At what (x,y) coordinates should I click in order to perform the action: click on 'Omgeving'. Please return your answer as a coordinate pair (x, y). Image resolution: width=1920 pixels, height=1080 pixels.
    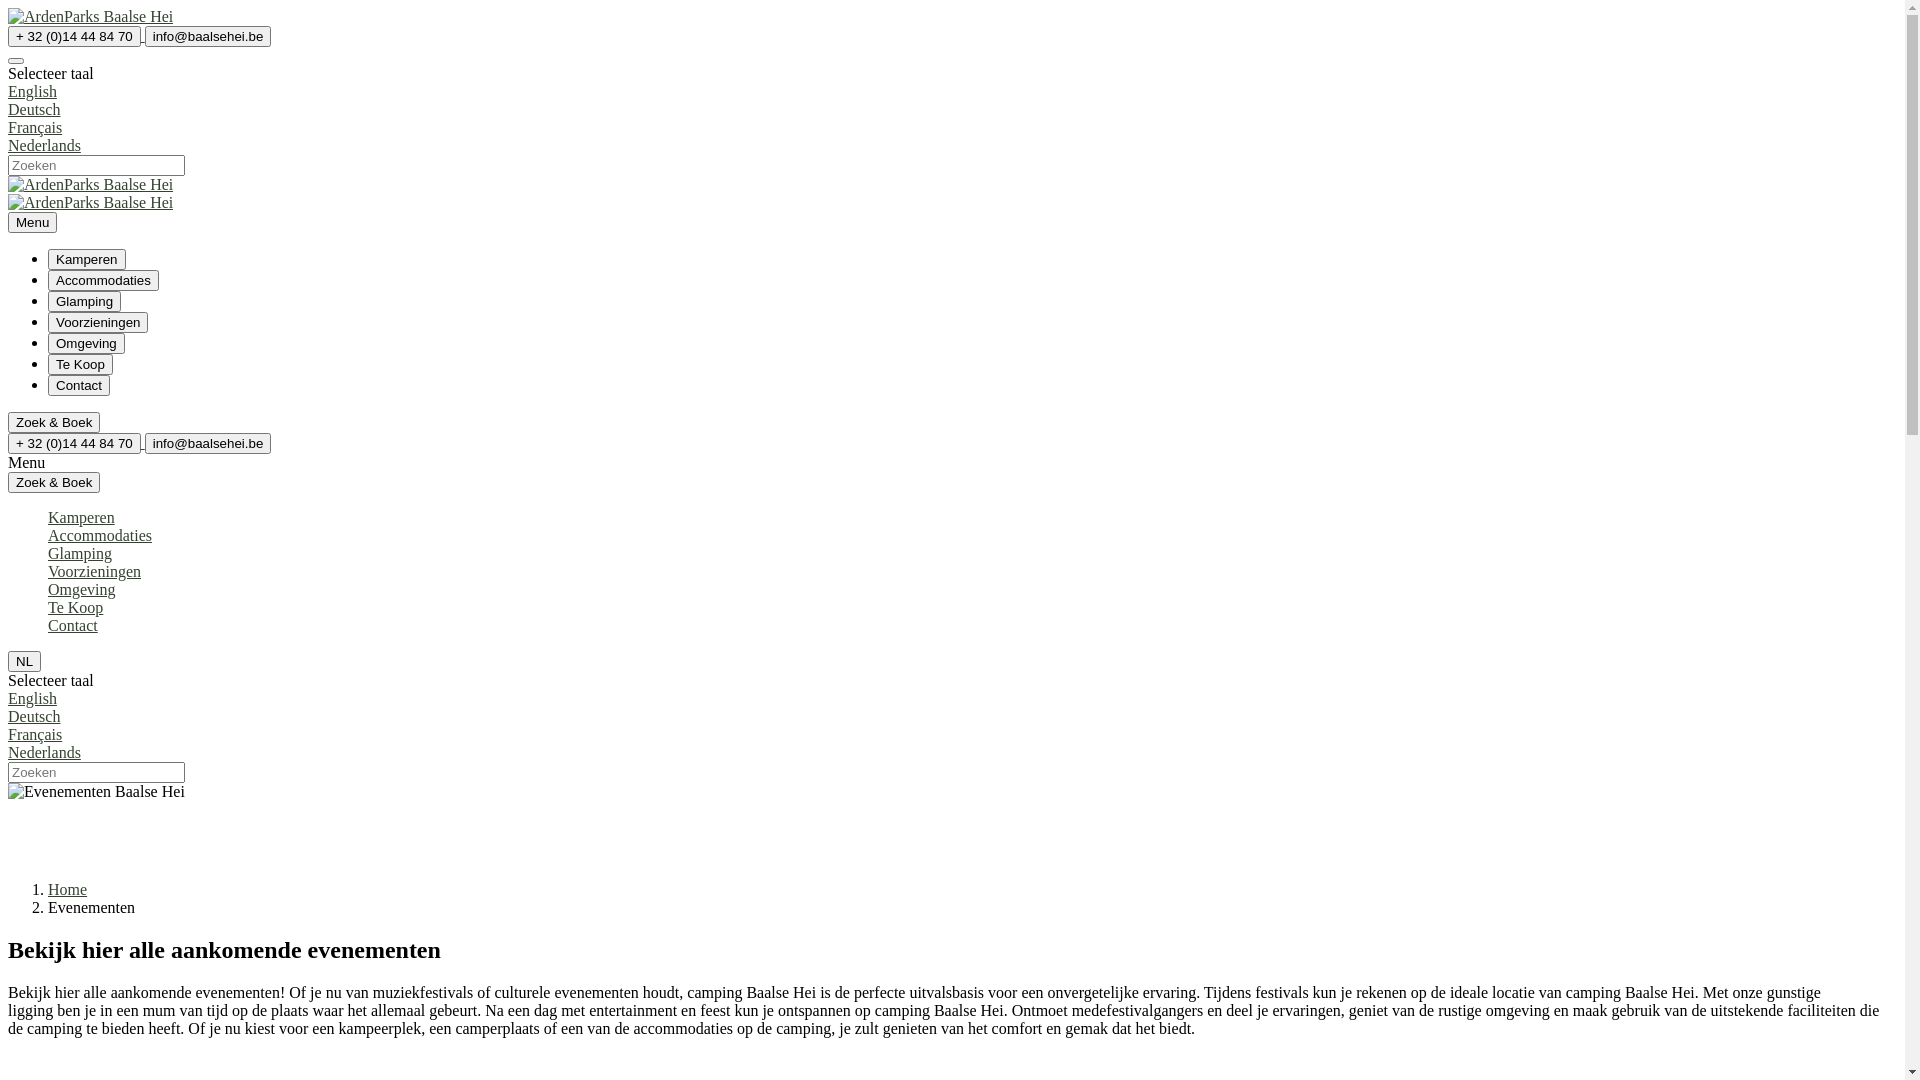
    Looking at the image, I should click on (48, 342).